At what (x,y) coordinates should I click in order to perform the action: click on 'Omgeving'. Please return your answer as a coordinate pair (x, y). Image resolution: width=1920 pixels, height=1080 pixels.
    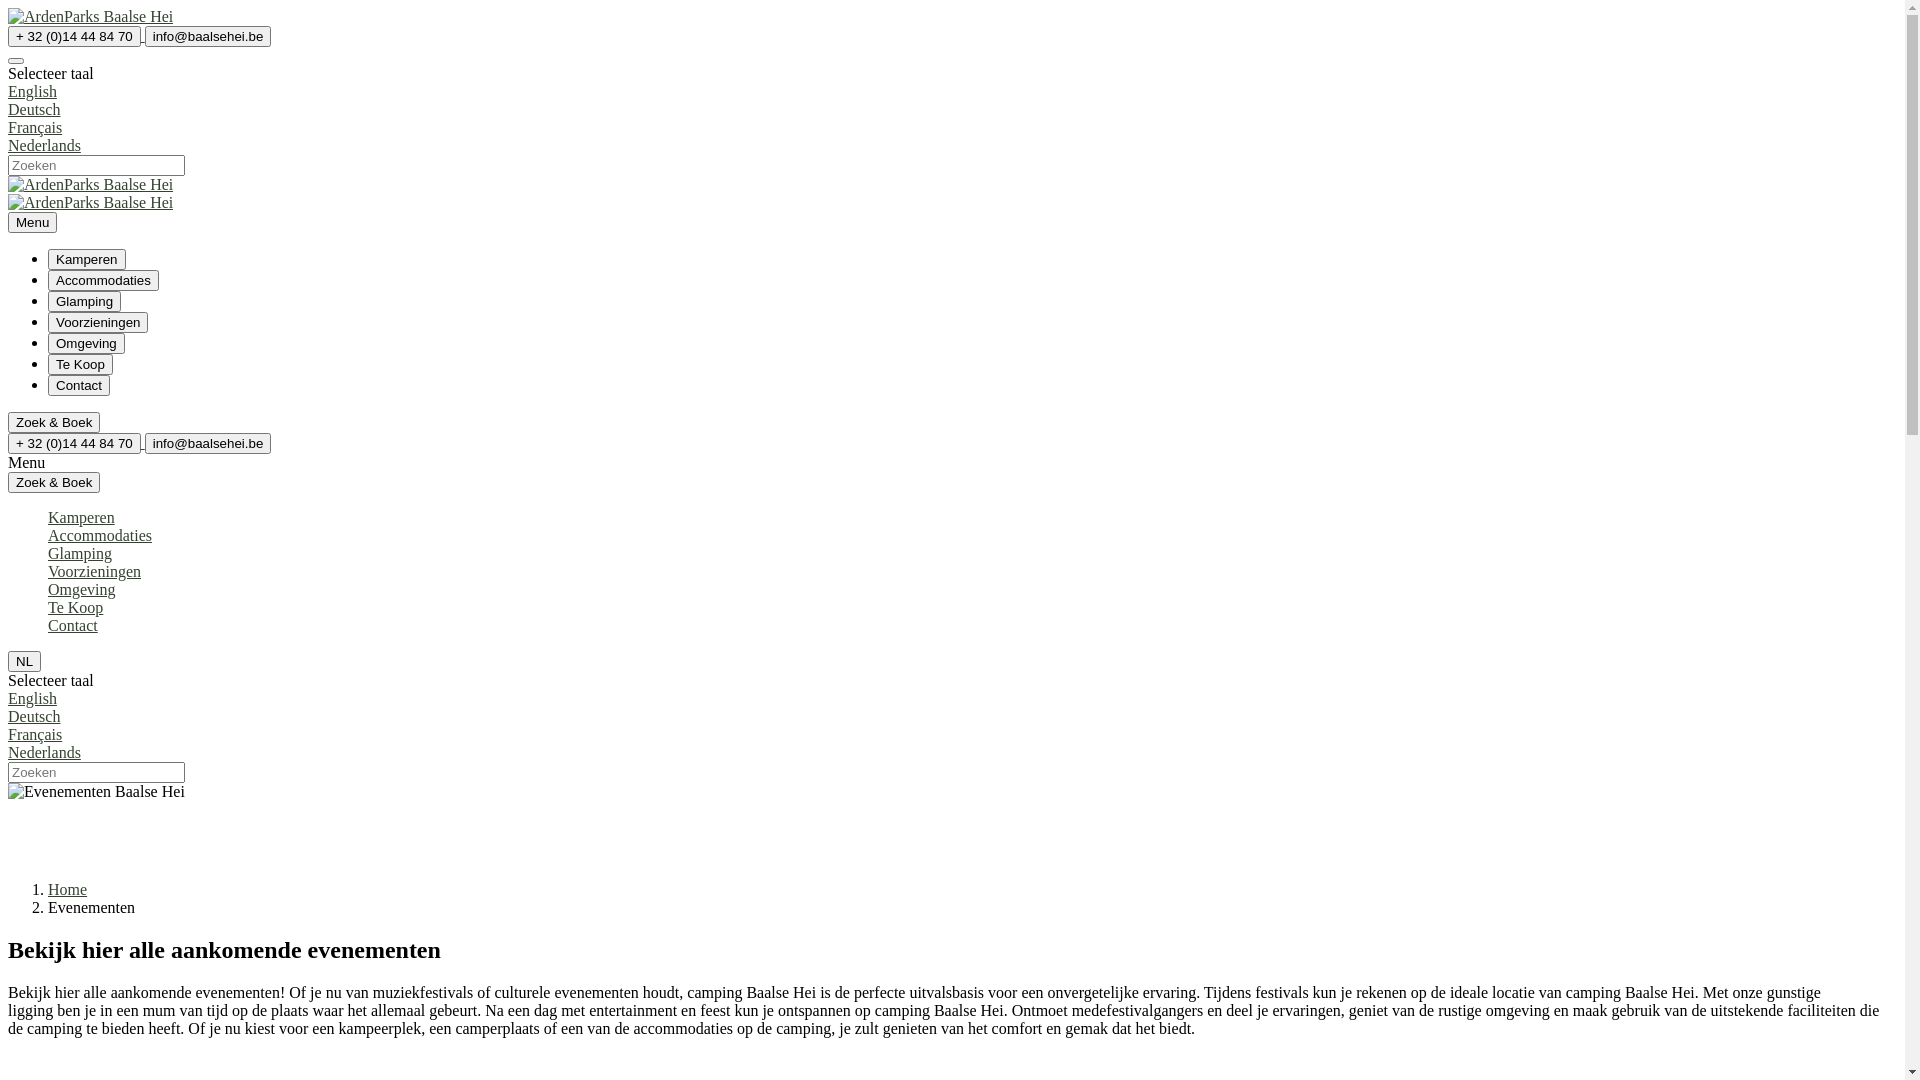
    Looking at the image, I should click on (48, 342).